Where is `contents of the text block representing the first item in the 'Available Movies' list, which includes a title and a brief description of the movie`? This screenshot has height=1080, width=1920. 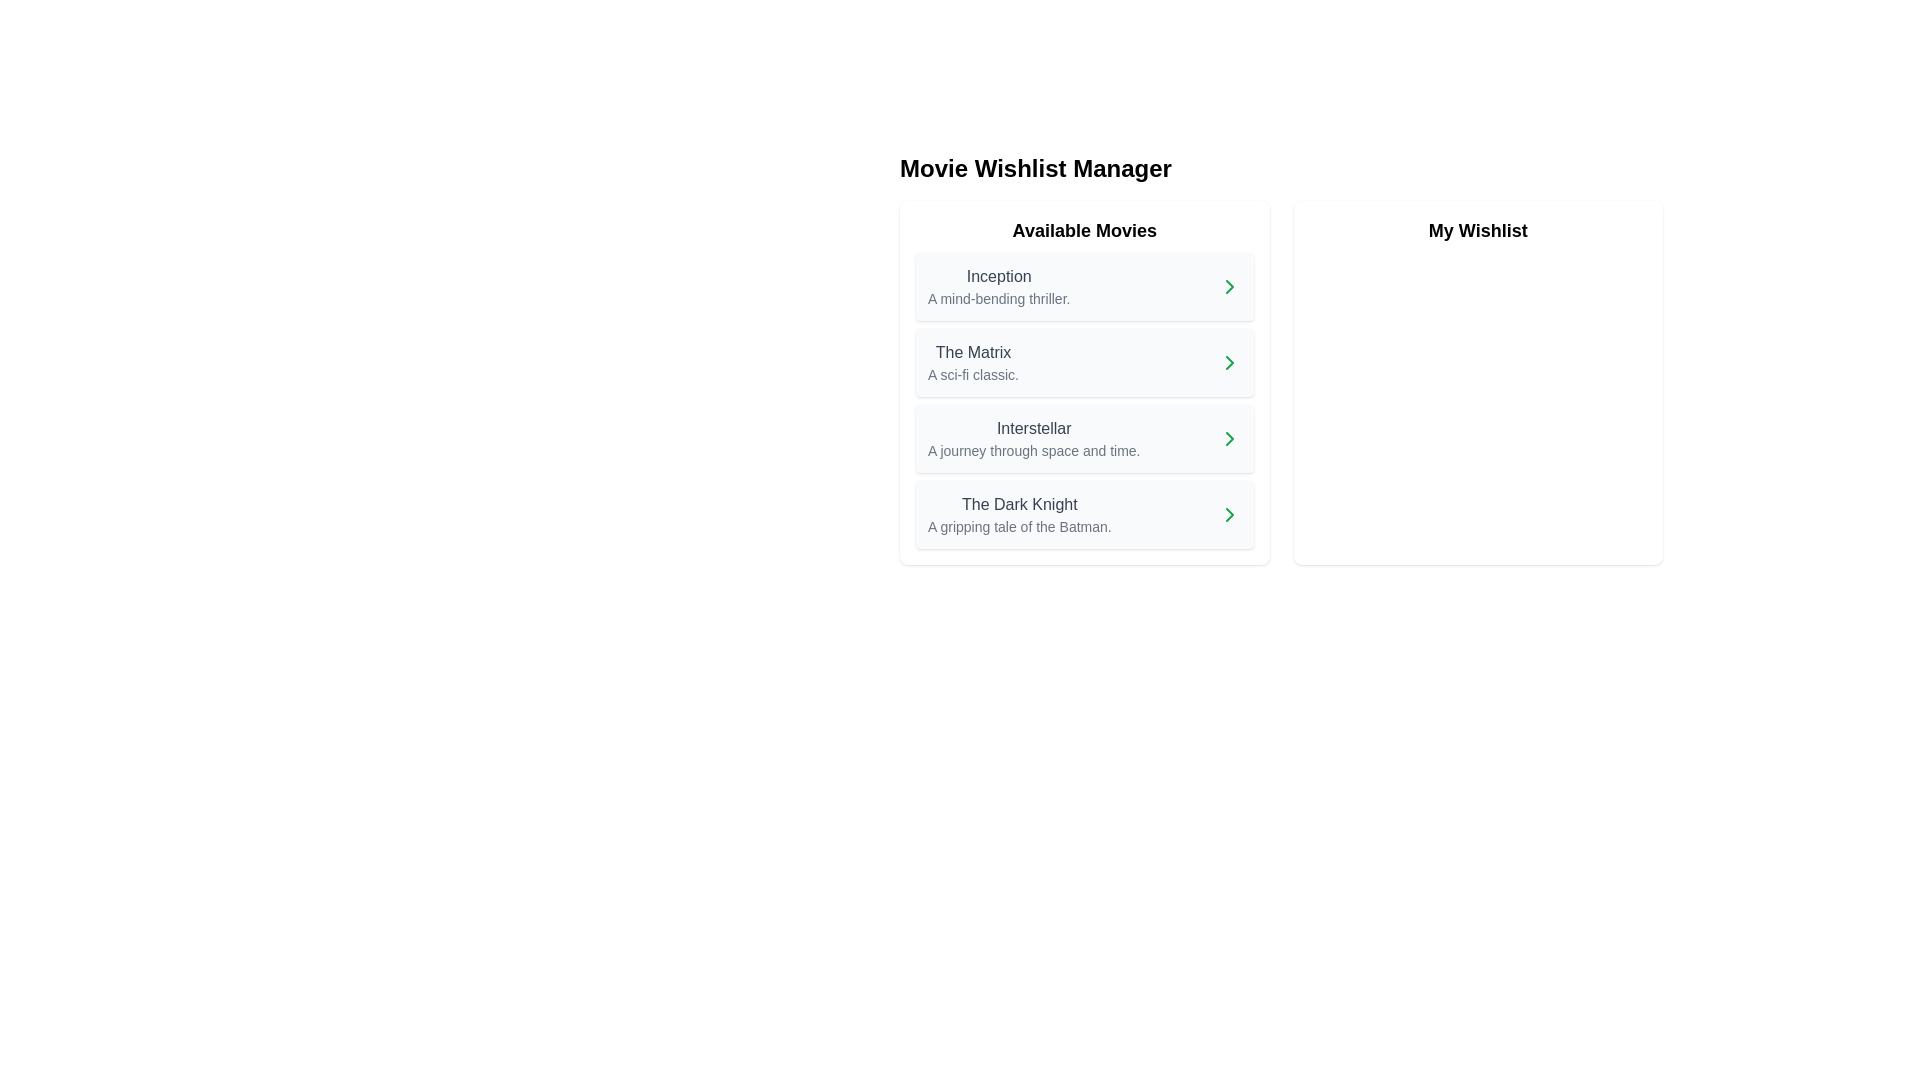 contents of the text block representing the first item in the 'Available Movies' list, which includes a title and a brief description of the movie is located at coordinates (999, 286).